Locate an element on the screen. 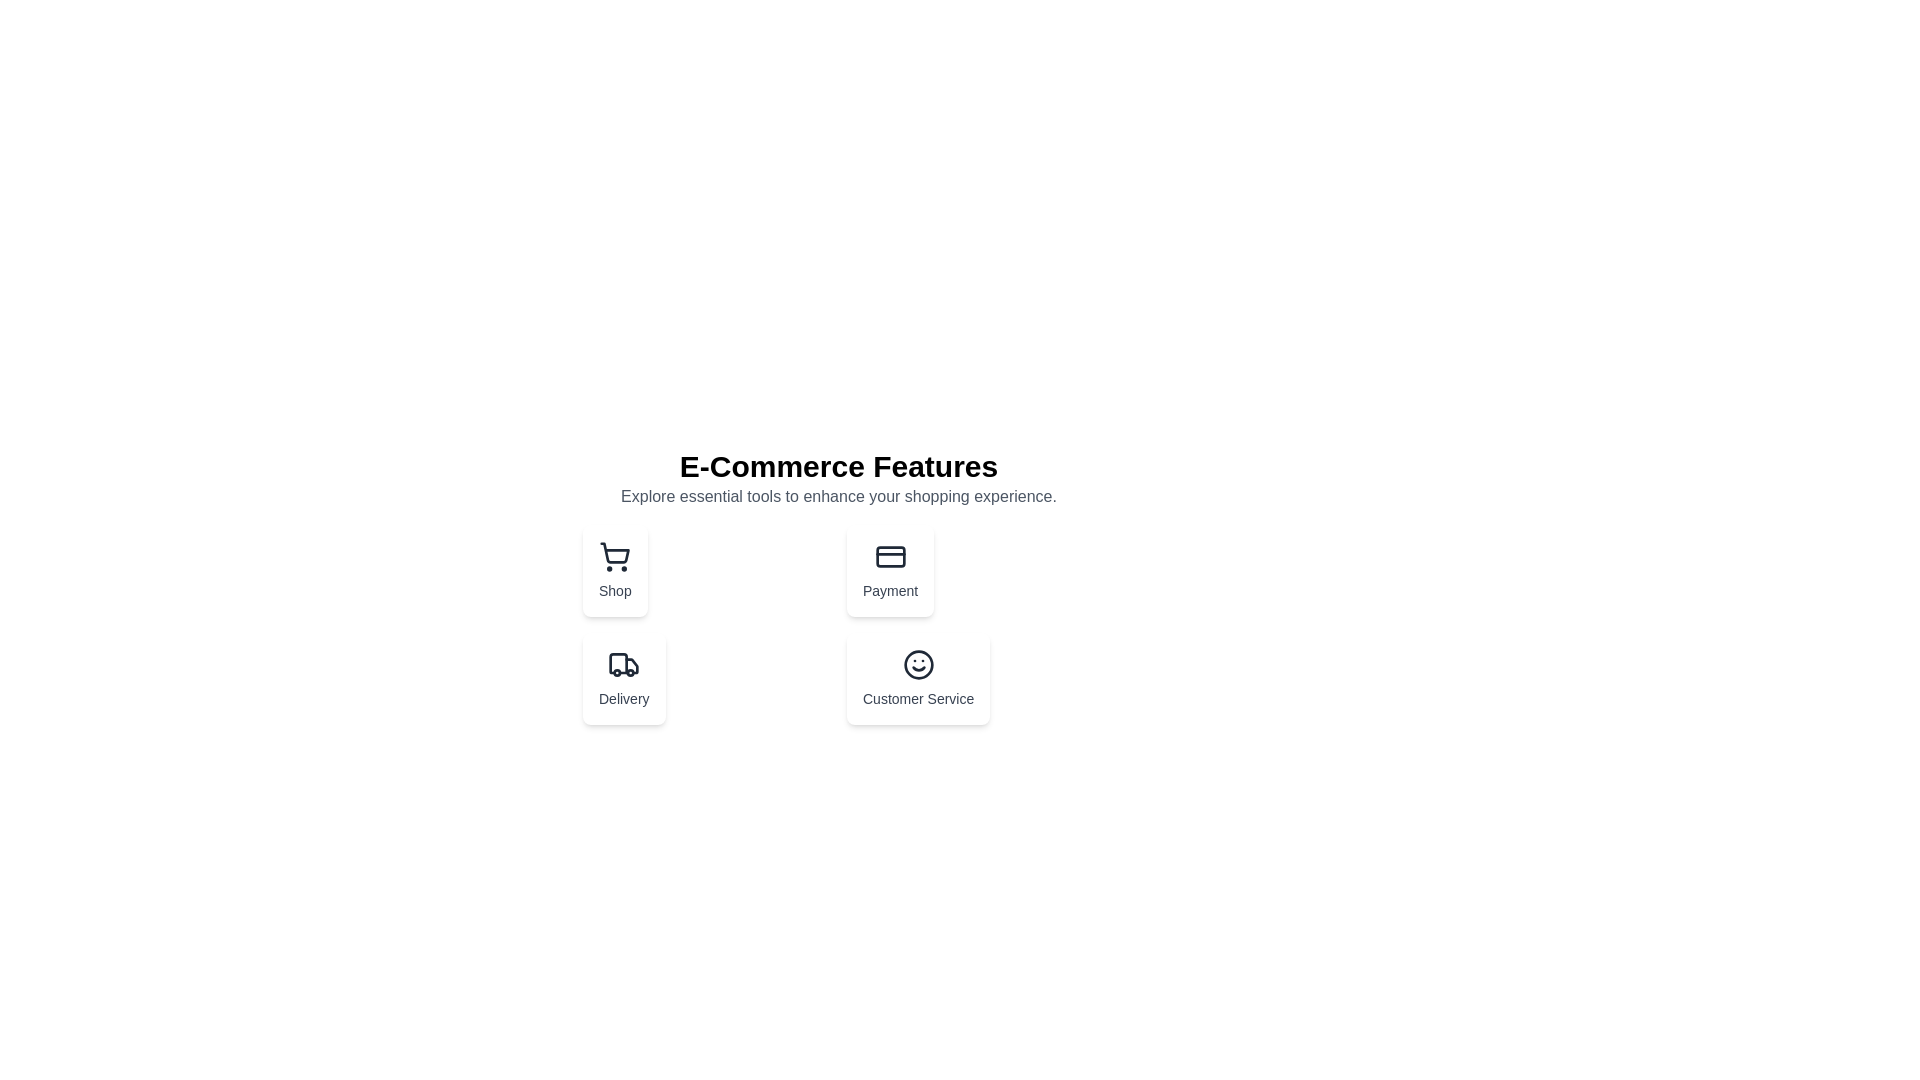 The width and height of the screenshot is (1920, 1080). the rectangular button with rounded edges, featuring a white background and a truck icon above the text 'Delivery' in dark gray, located below the 'E-Commerce Features' heading is located at coordinates (623, 677).